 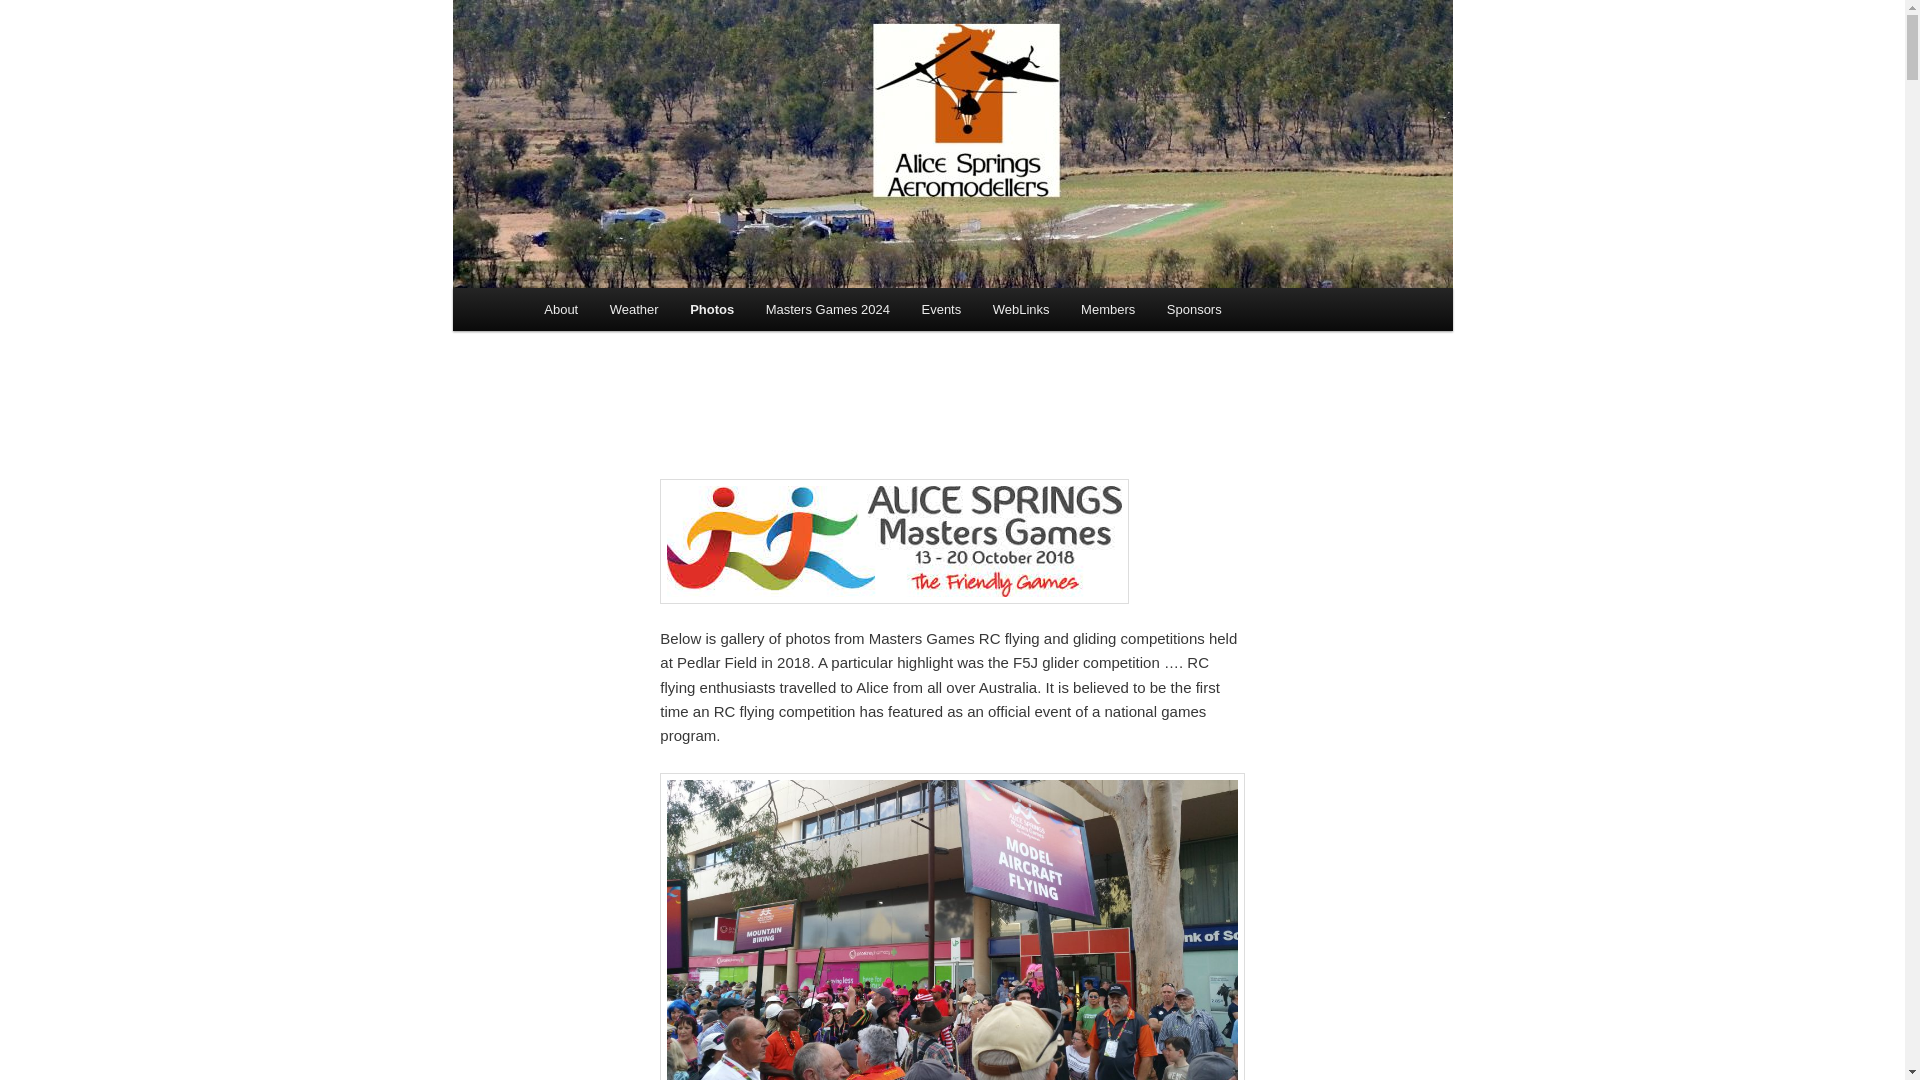 I want to click on 'Photos', so click(x=711, y=309).